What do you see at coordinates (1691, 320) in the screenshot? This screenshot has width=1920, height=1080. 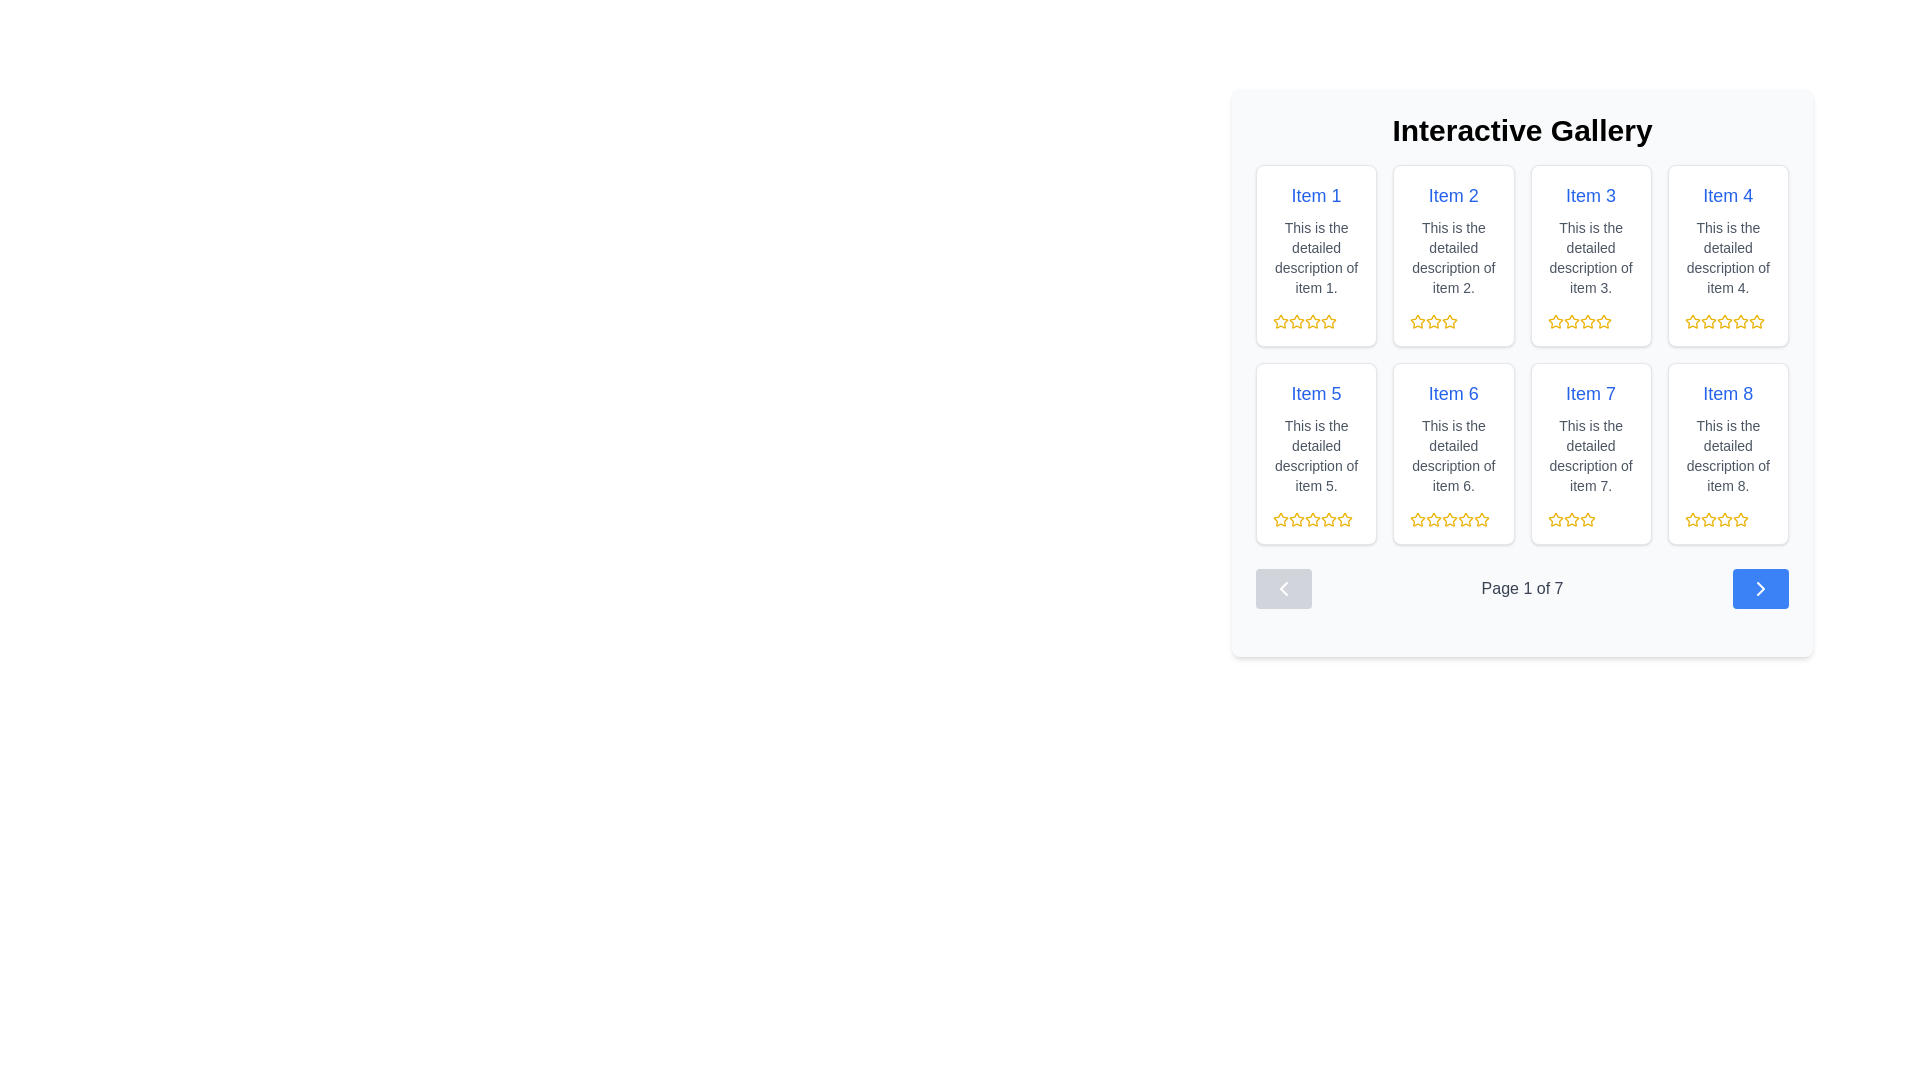 I see `the star-shaped icon with a yellow fill and dark stroke representing the second star in the rating section of 'Item 4' in the interactive gallery` at bounding box center [1691, 320].